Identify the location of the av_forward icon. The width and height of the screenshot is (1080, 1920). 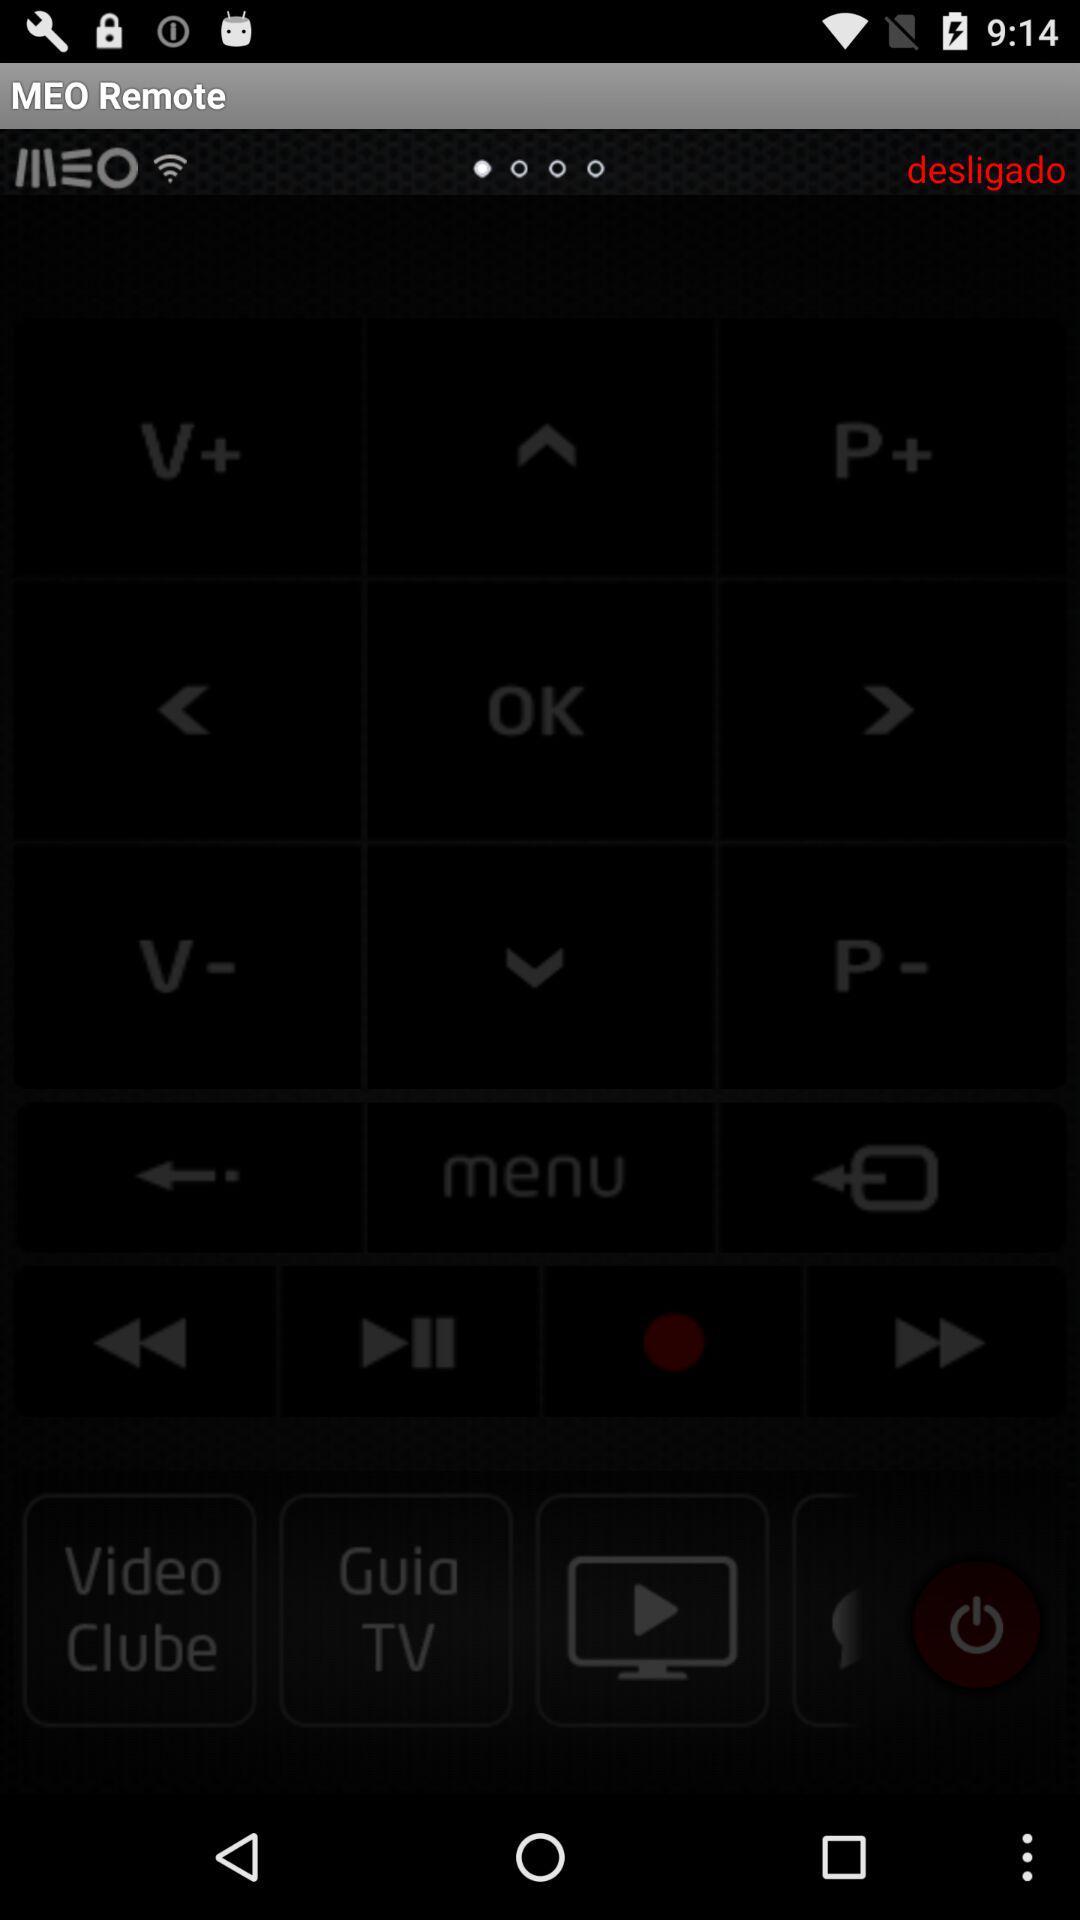
(934, 1434).